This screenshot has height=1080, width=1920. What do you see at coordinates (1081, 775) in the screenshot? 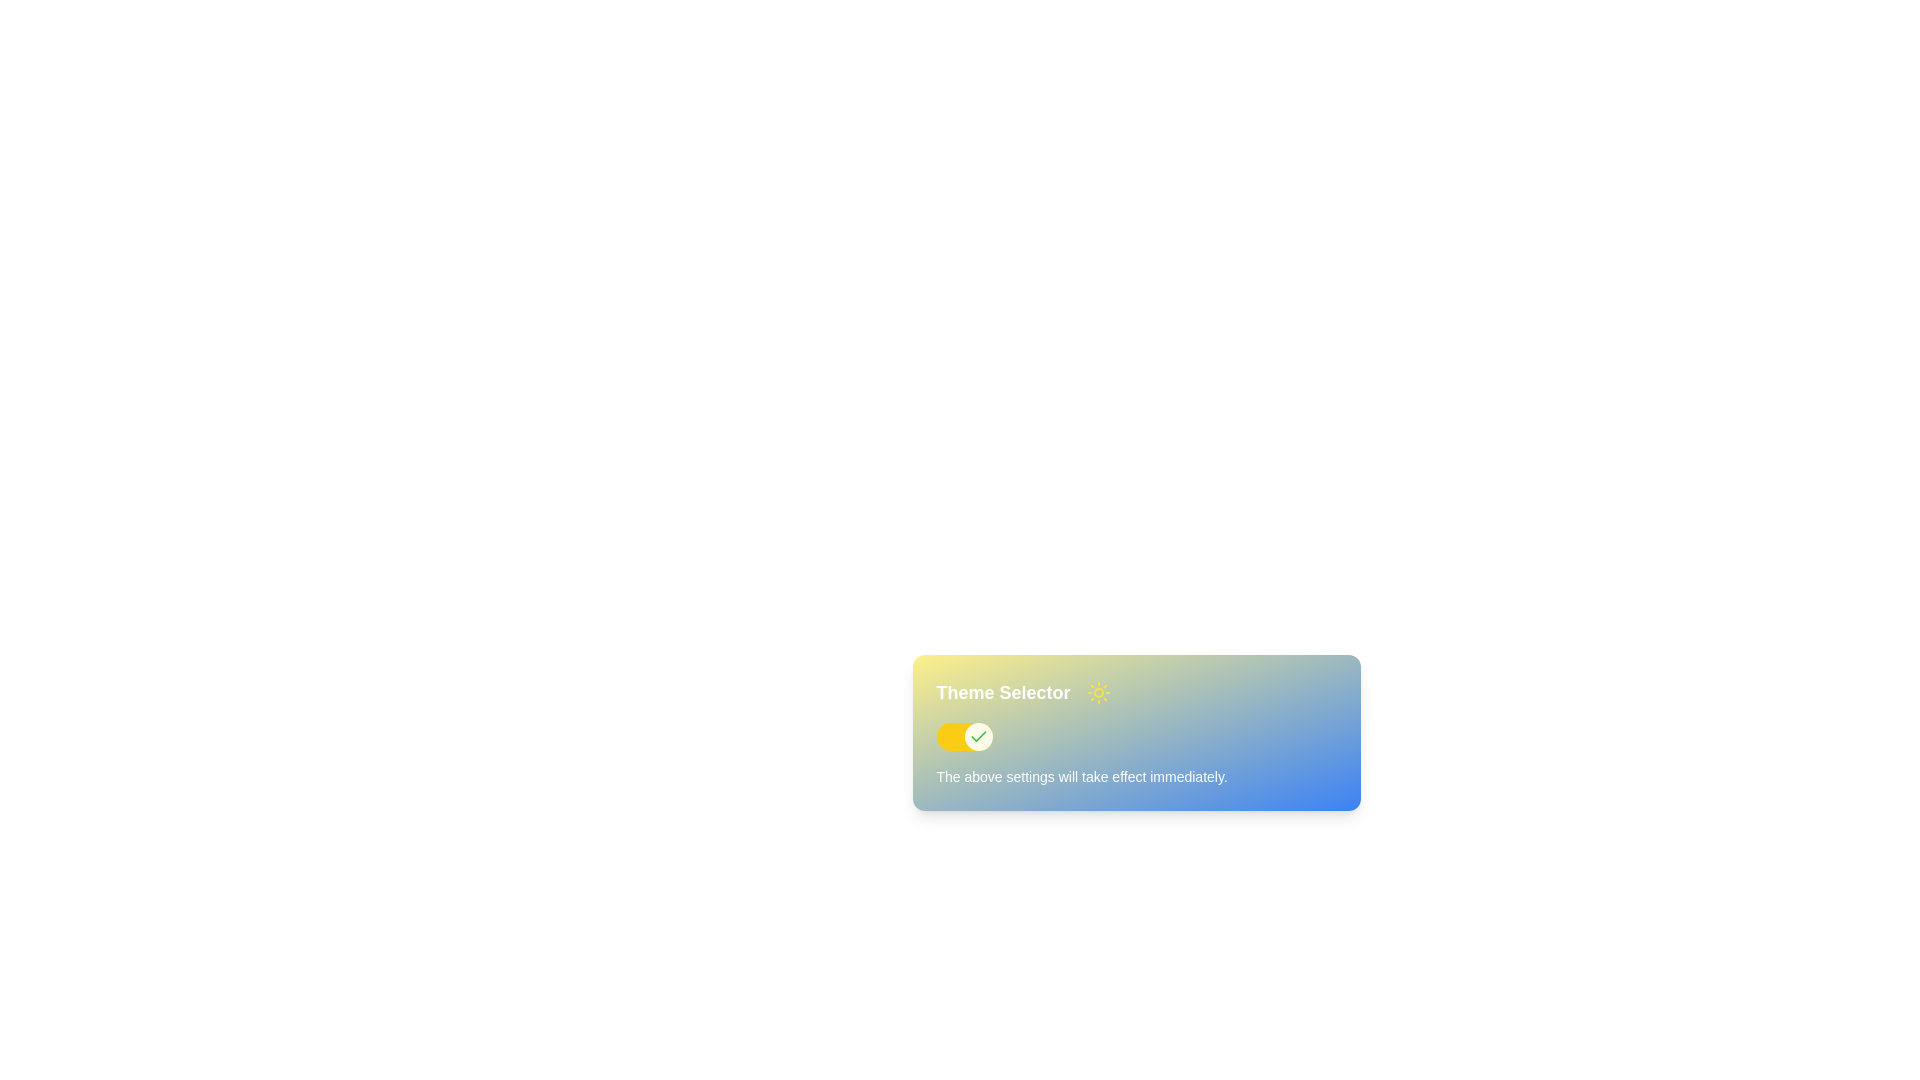
I see `the informational Text Label that indicates settings will be applied immediately, located below the toggle switch and the 'Theme Selector' title label` at bounding box center [1081, 775].